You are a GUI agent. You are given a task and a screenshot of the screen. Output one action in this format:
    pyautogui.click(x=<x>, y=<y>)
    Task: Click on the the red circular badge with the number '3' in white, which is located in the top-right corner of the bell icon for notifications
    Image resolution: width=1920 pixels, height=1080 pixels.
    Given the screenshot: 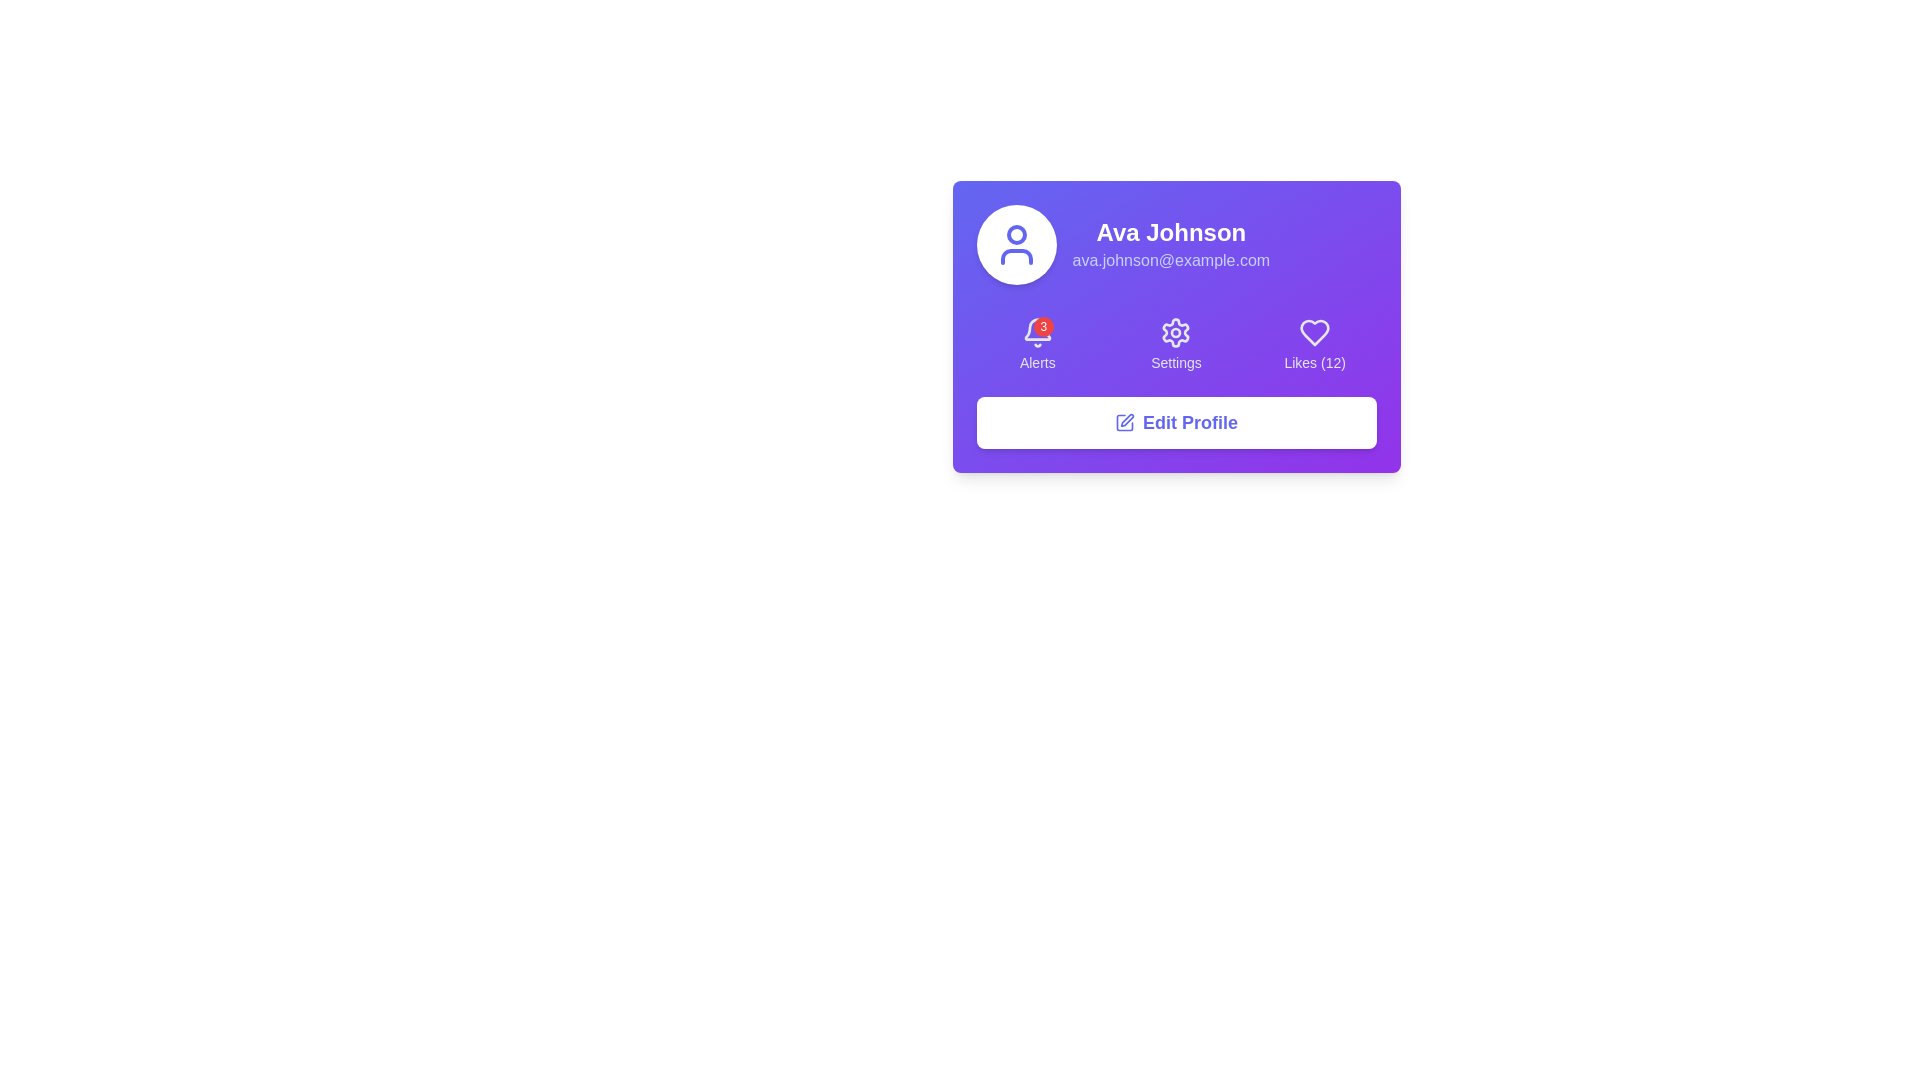 What is the action you would take?
    pyautogui.click(x=1042, y=326)
    